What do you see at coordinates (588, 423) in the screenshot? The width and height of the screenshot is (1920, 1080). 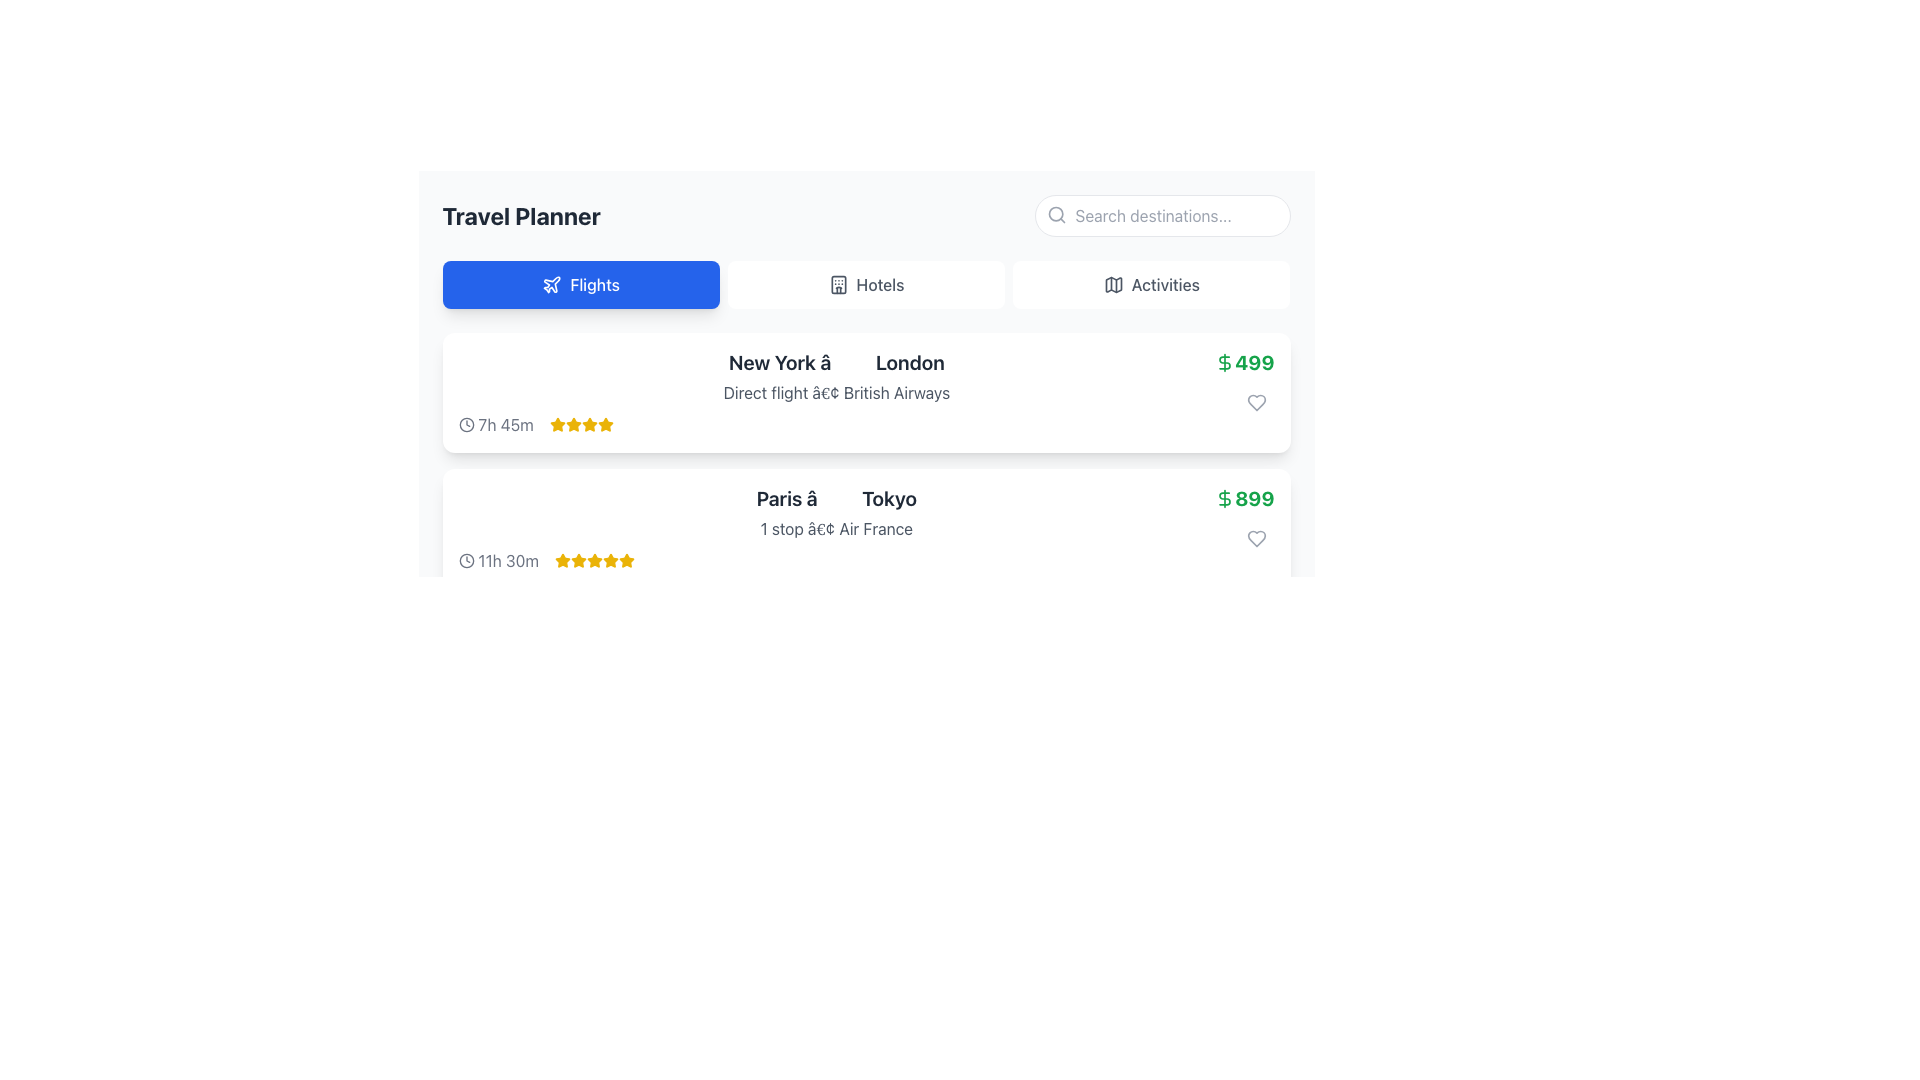 I see `the third star icon outlined in yellow, which represents a rating in the travel planning interface, located below the first item in the travel options list` at bounding box center [588, 423].